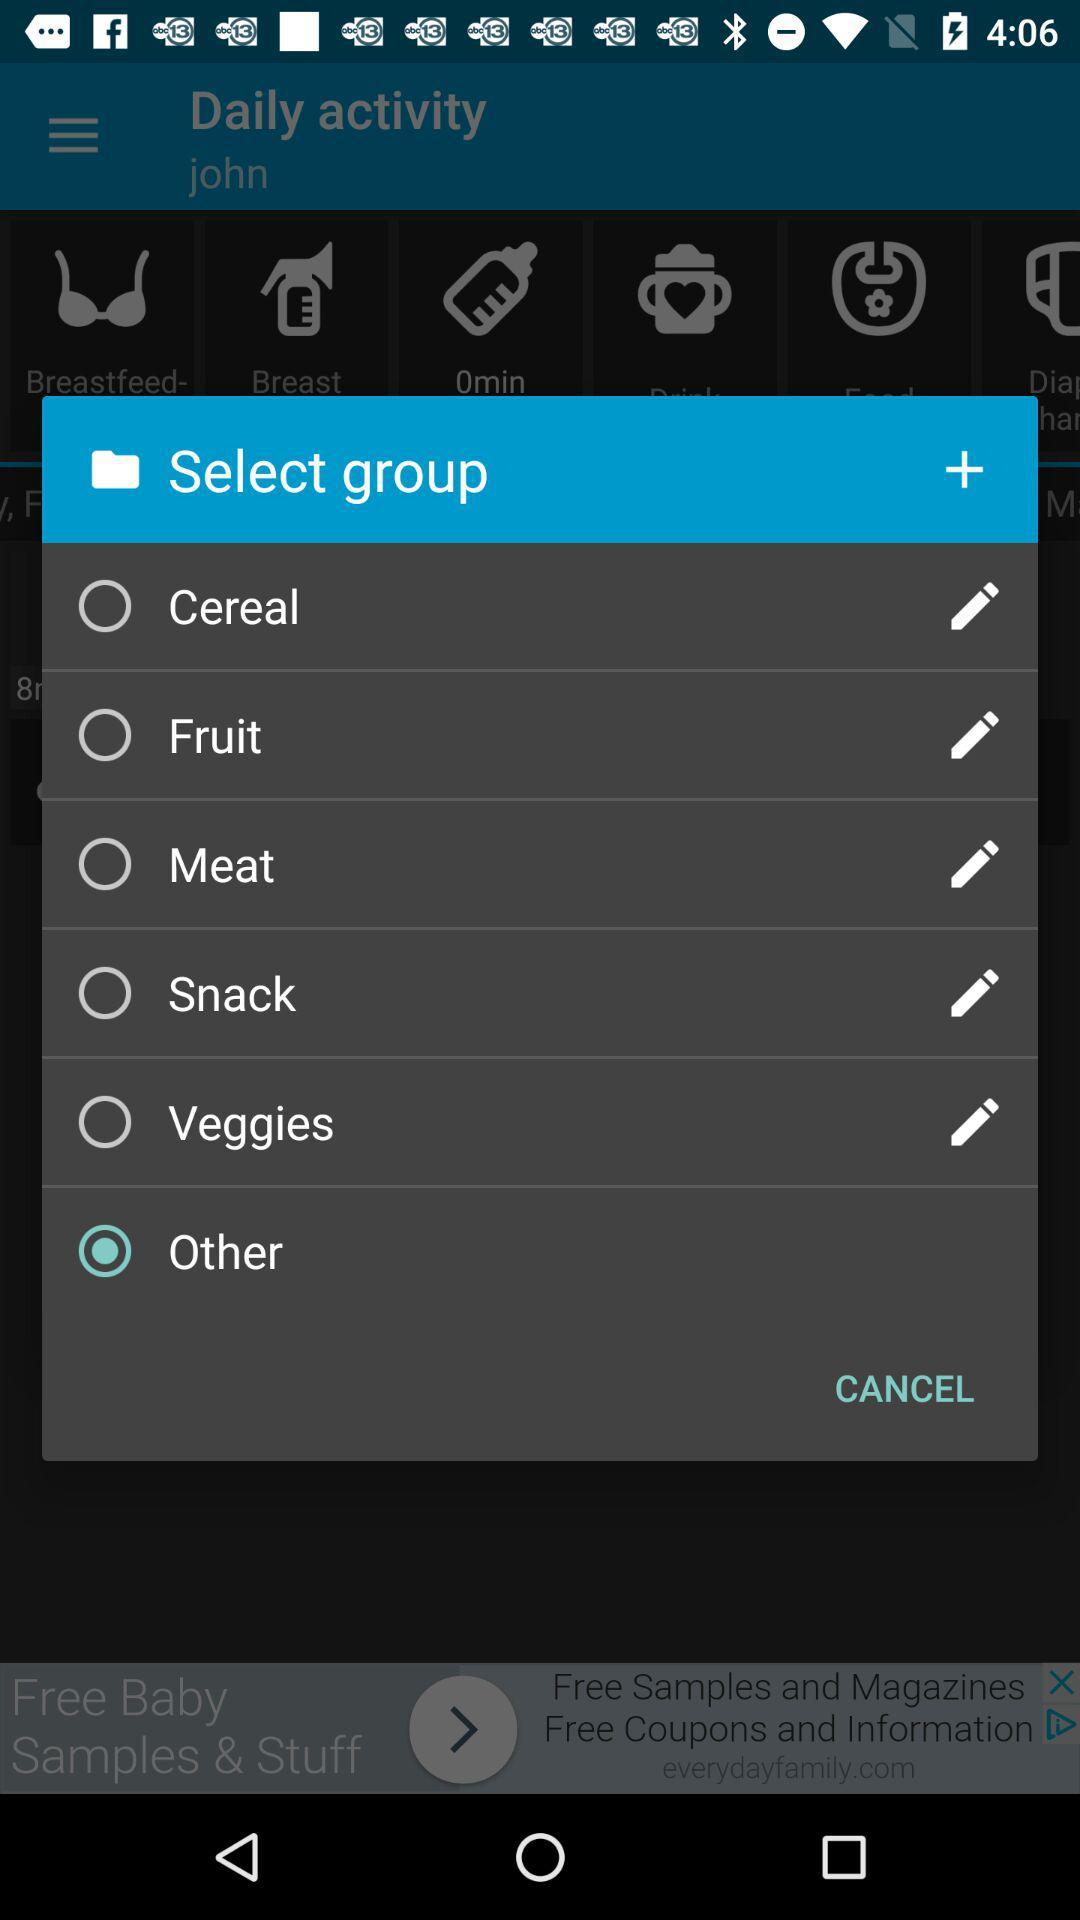 The height and width of the screenshot is (1920, 1080). Describe the element at coordinates (974, 604) in the screenshot. I see `edit group name` at that location.